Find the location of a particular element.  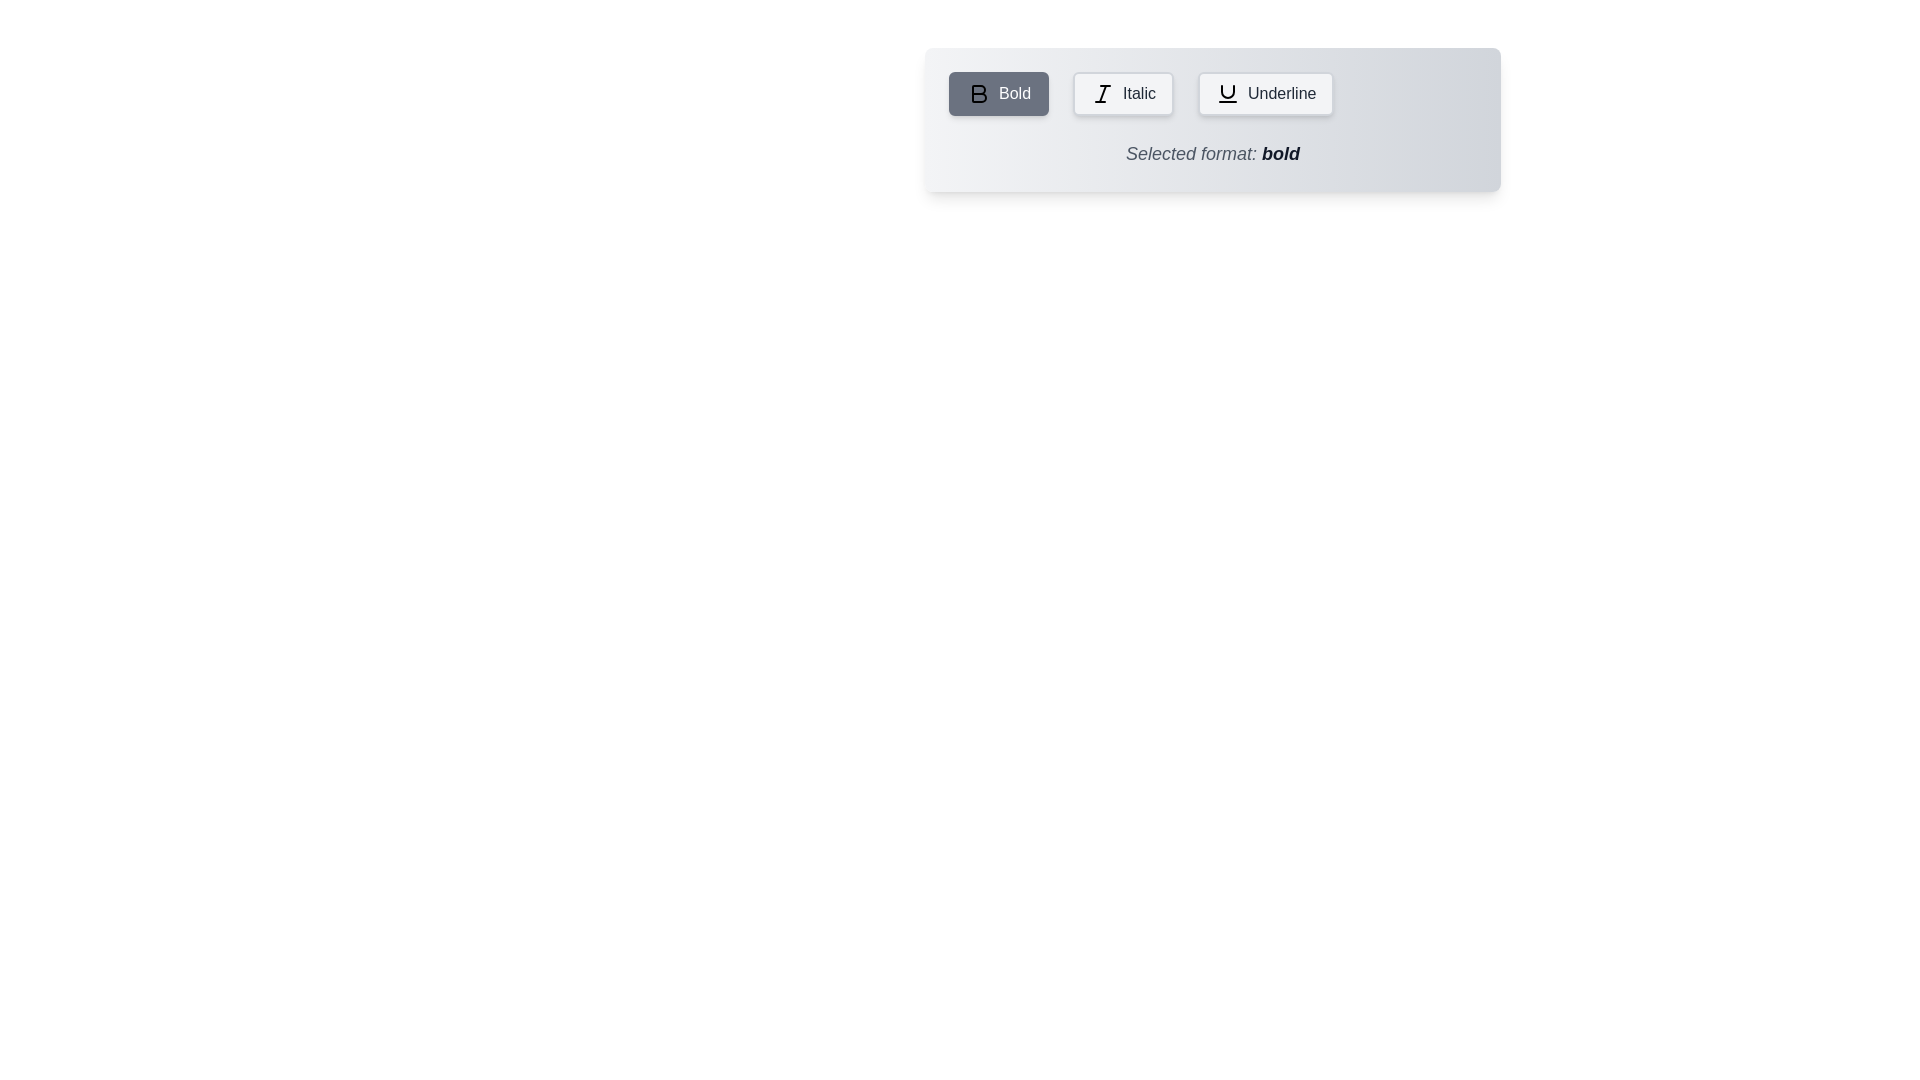

the Italic button to select the corresponding text formatting option is located at coordinates (1123, 93).